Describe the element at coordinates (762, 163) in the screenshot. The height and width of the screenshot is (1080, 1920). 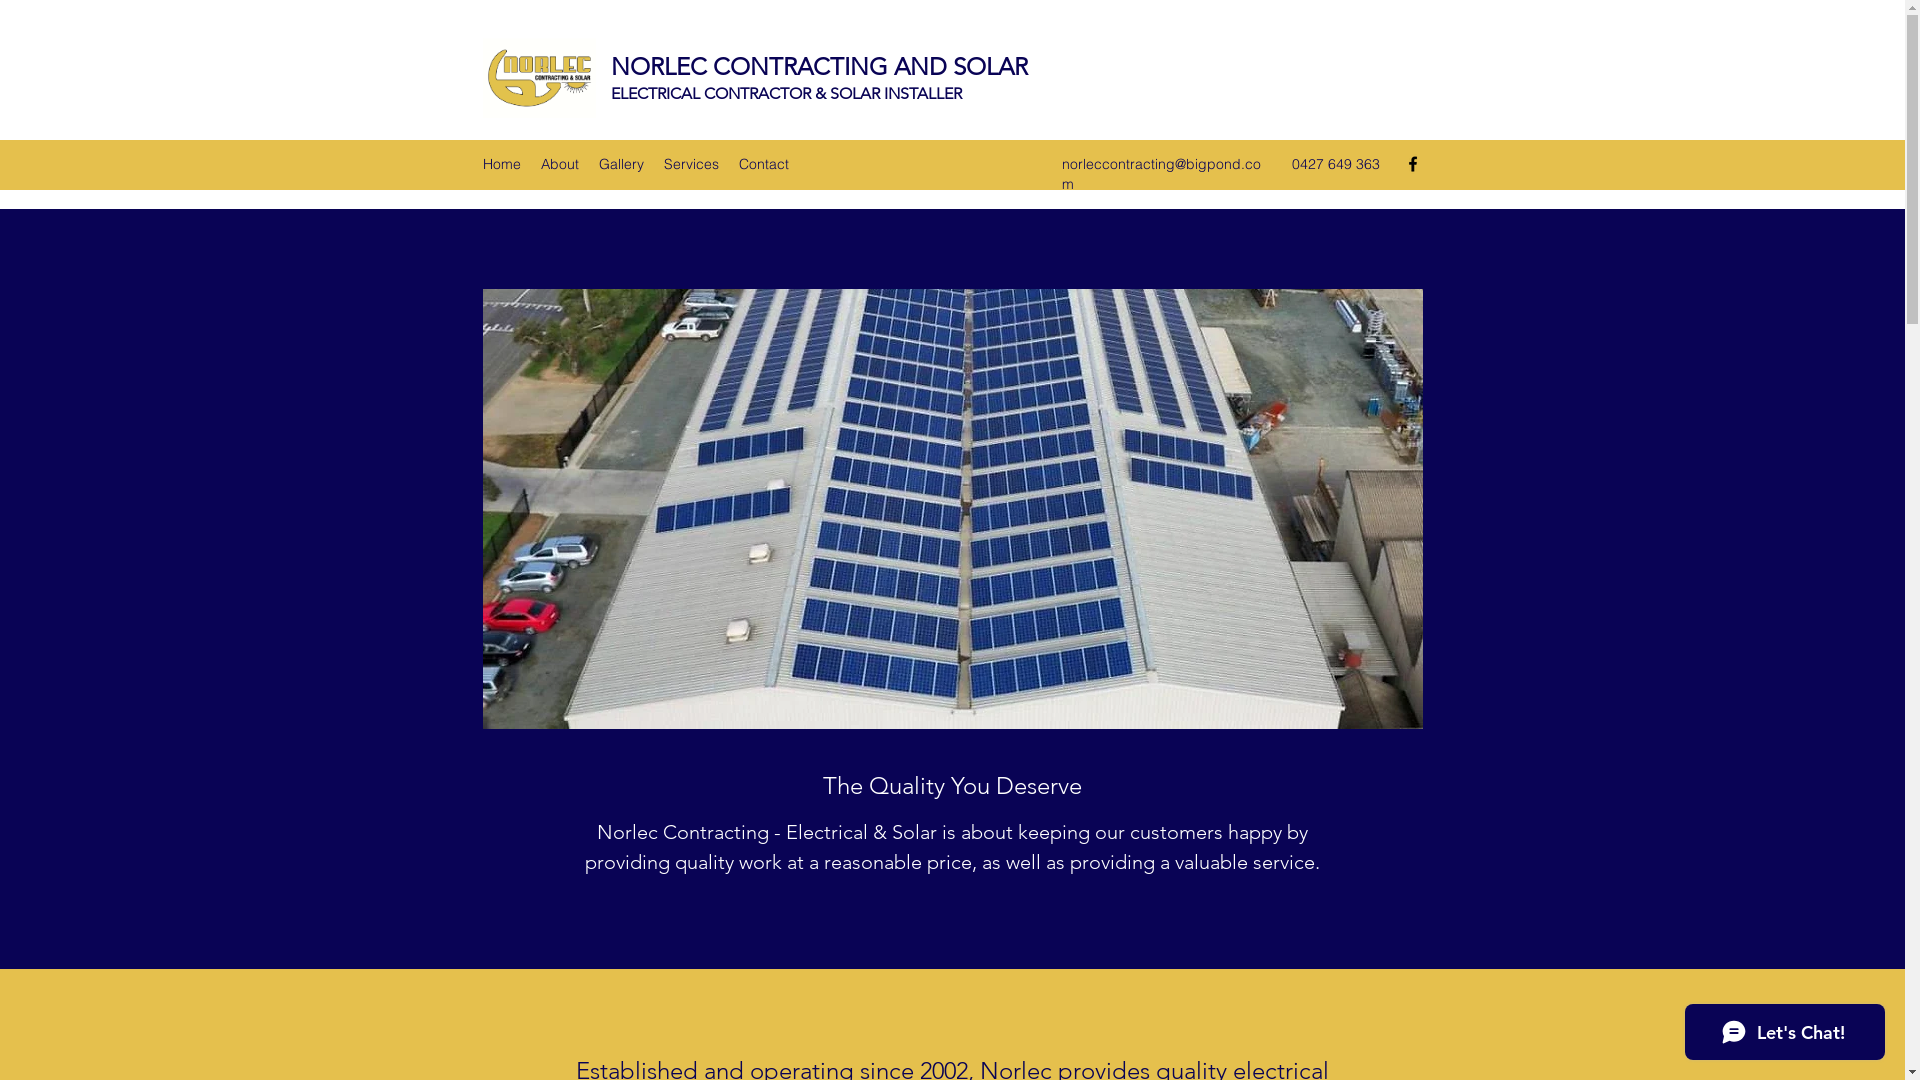
I see `'Contact'` at that location.